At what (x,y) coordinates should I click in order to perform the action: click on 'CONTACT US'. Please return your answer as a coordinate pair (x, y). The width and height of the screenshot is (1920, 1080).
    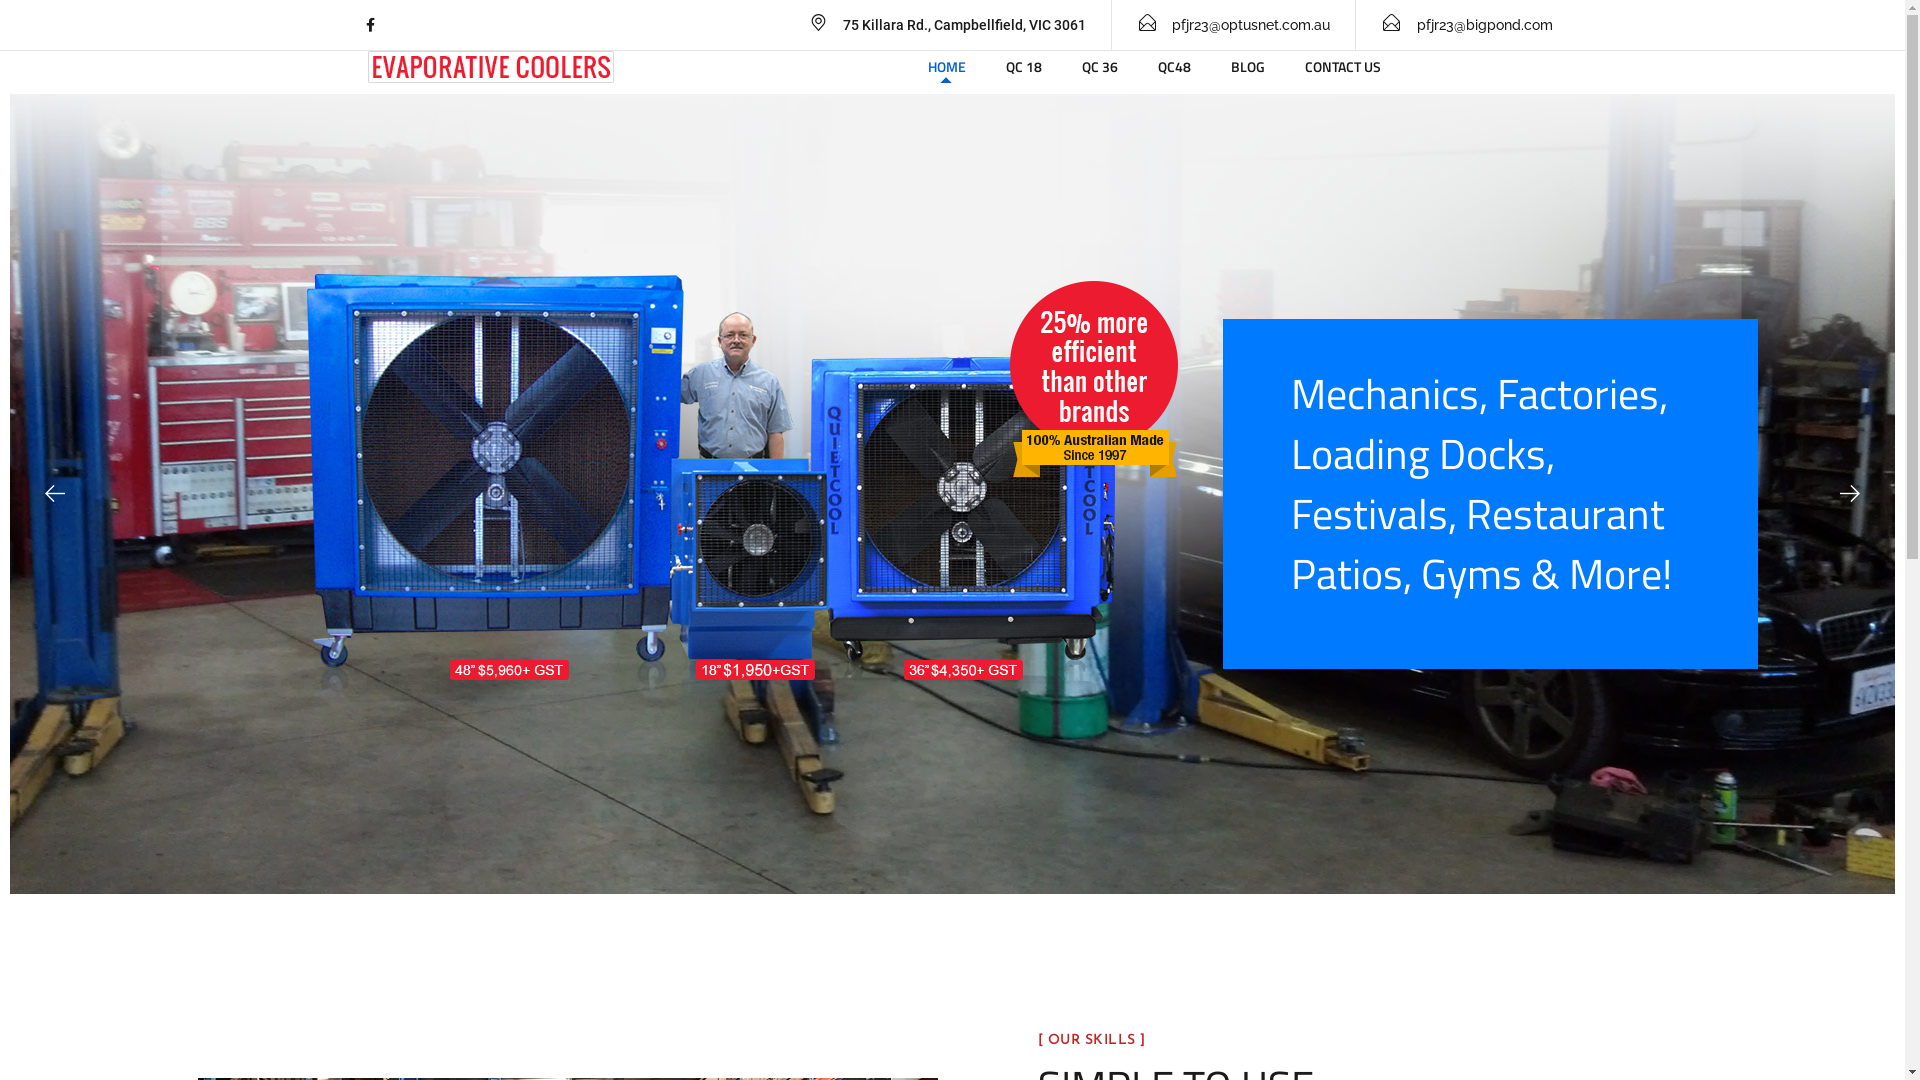
    Looking at the image, I should click on (1305, 65).